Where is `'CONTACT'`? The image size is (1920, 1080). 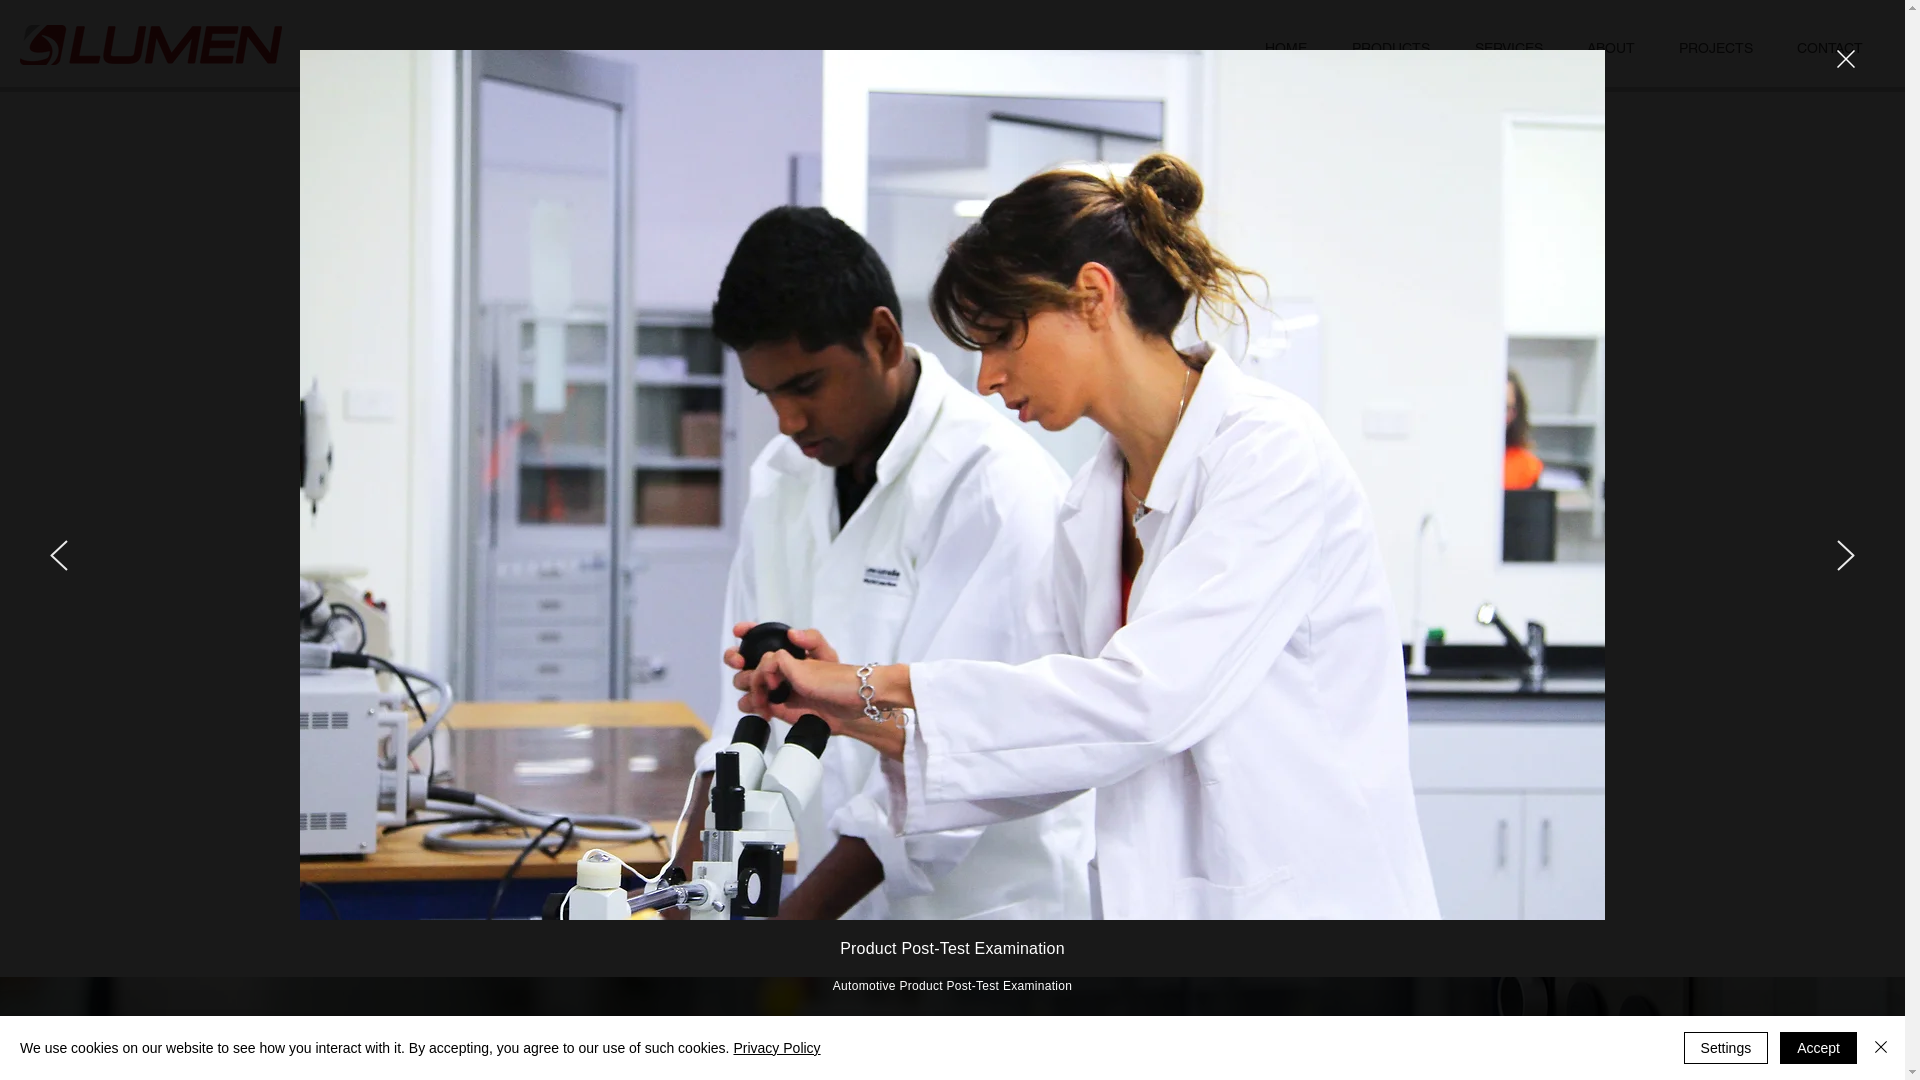 'CONTACT' is located at coordinates (1829, 47).